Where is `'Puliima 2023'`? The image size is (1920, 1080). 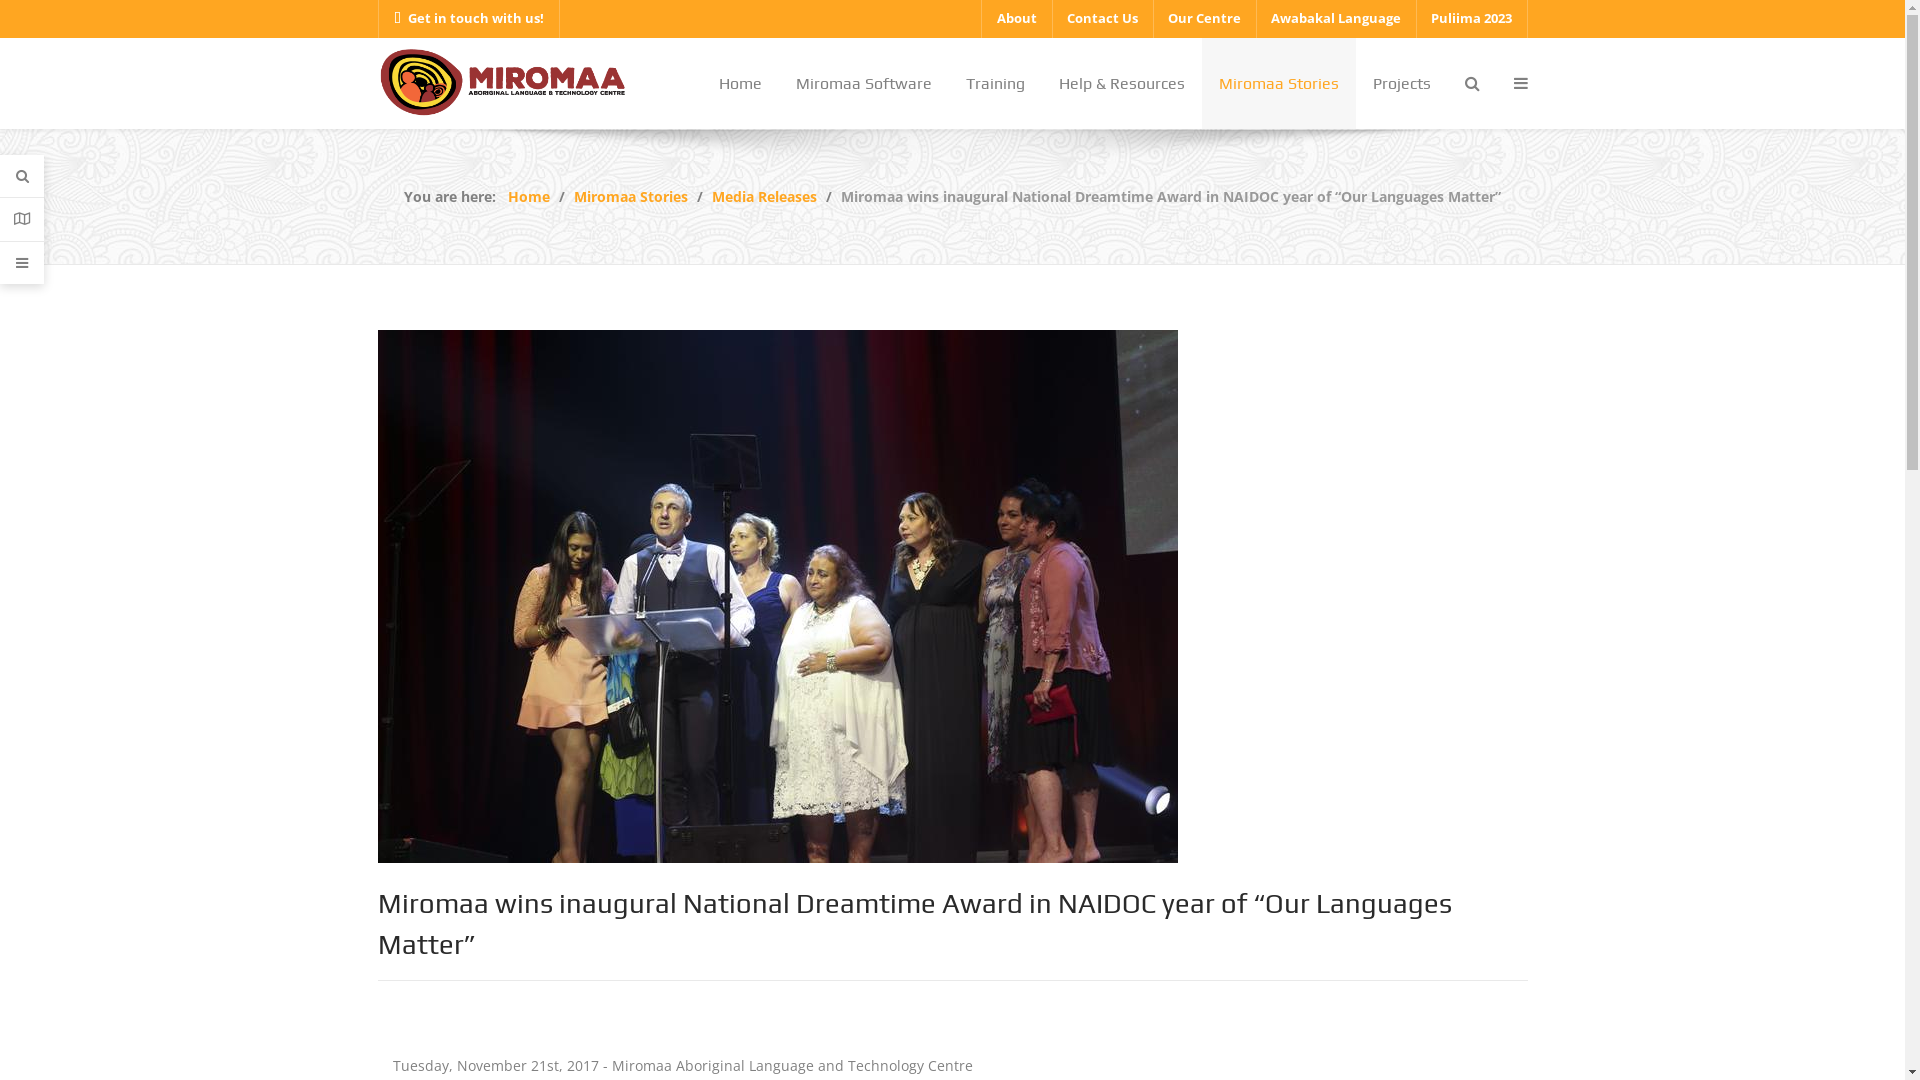 'Puliima 2023' is located at coordinates (1471, 19).